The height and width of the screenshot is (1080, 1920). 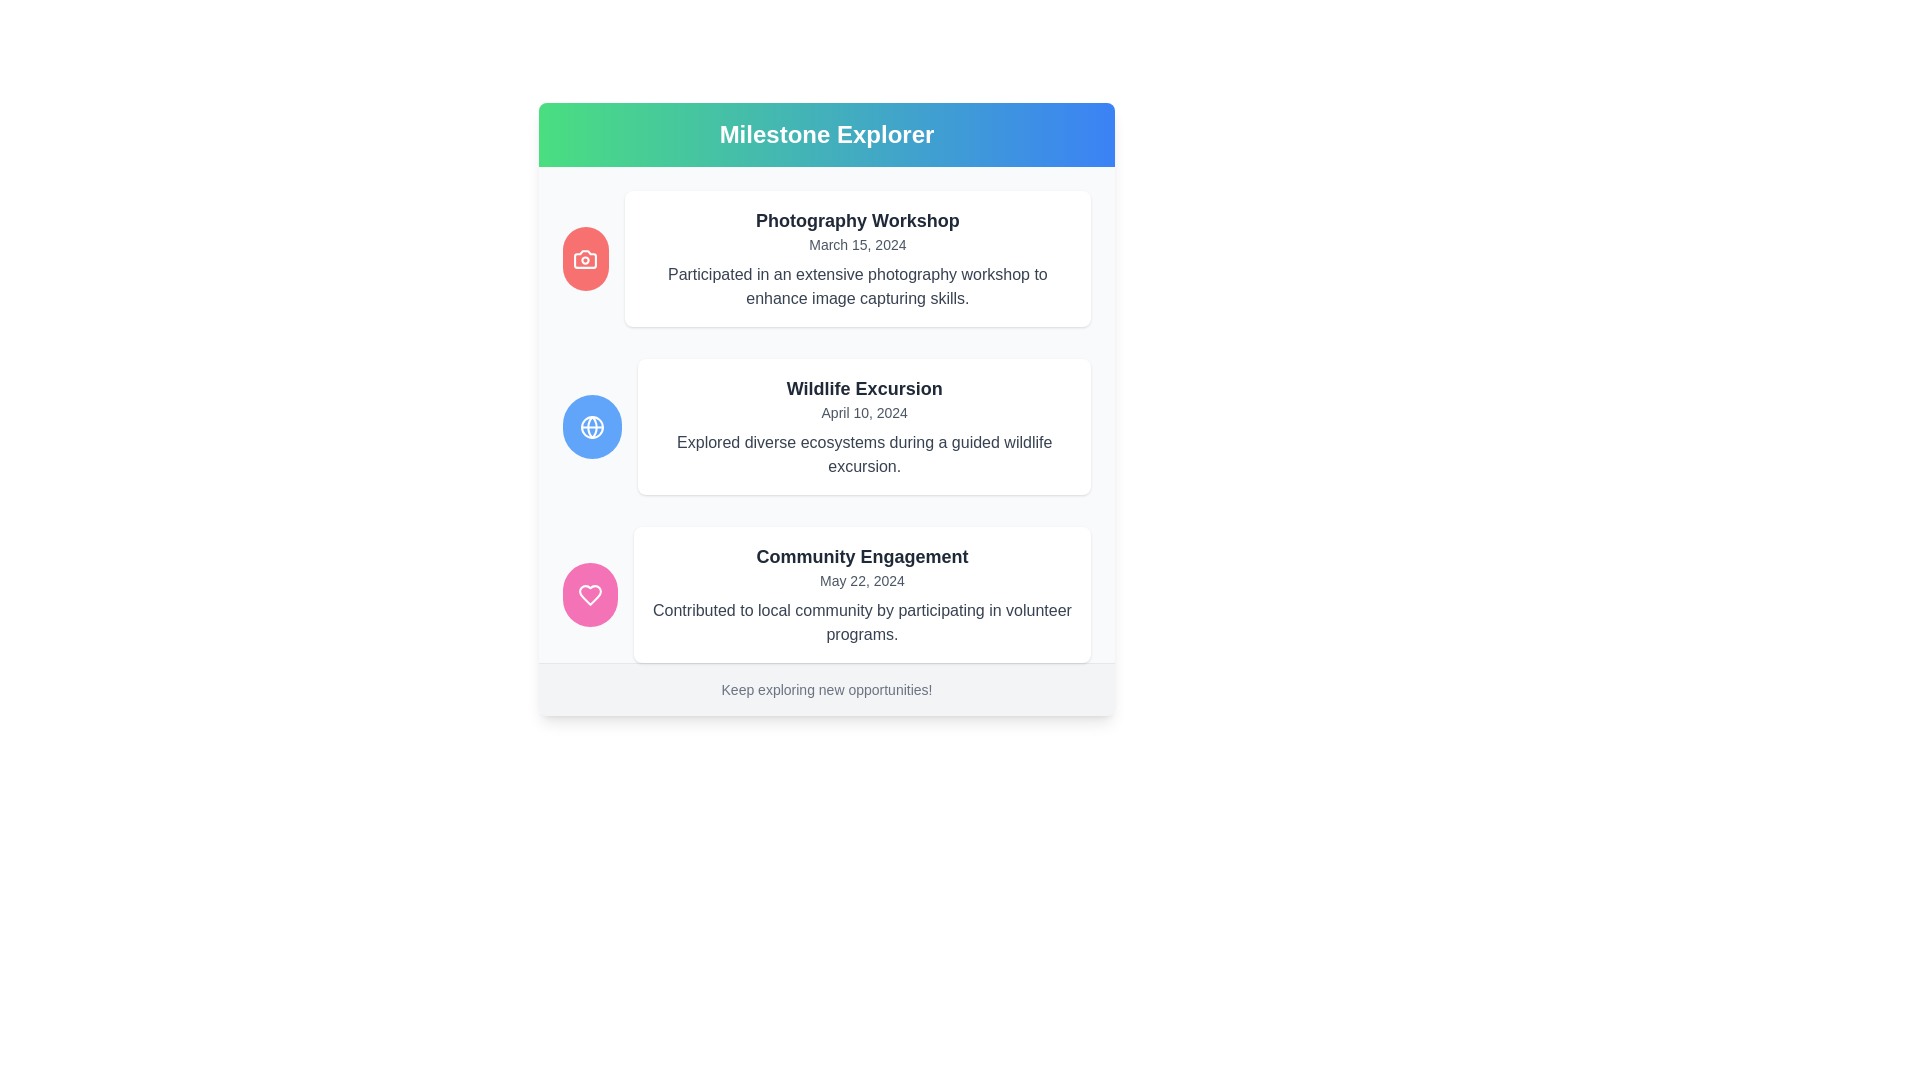 What do you see at coordinates (584, 257) in the screenshot?
I see `the camera icon located to the left of the 'Photography Workshop' text` at bounding box center [584, 257].